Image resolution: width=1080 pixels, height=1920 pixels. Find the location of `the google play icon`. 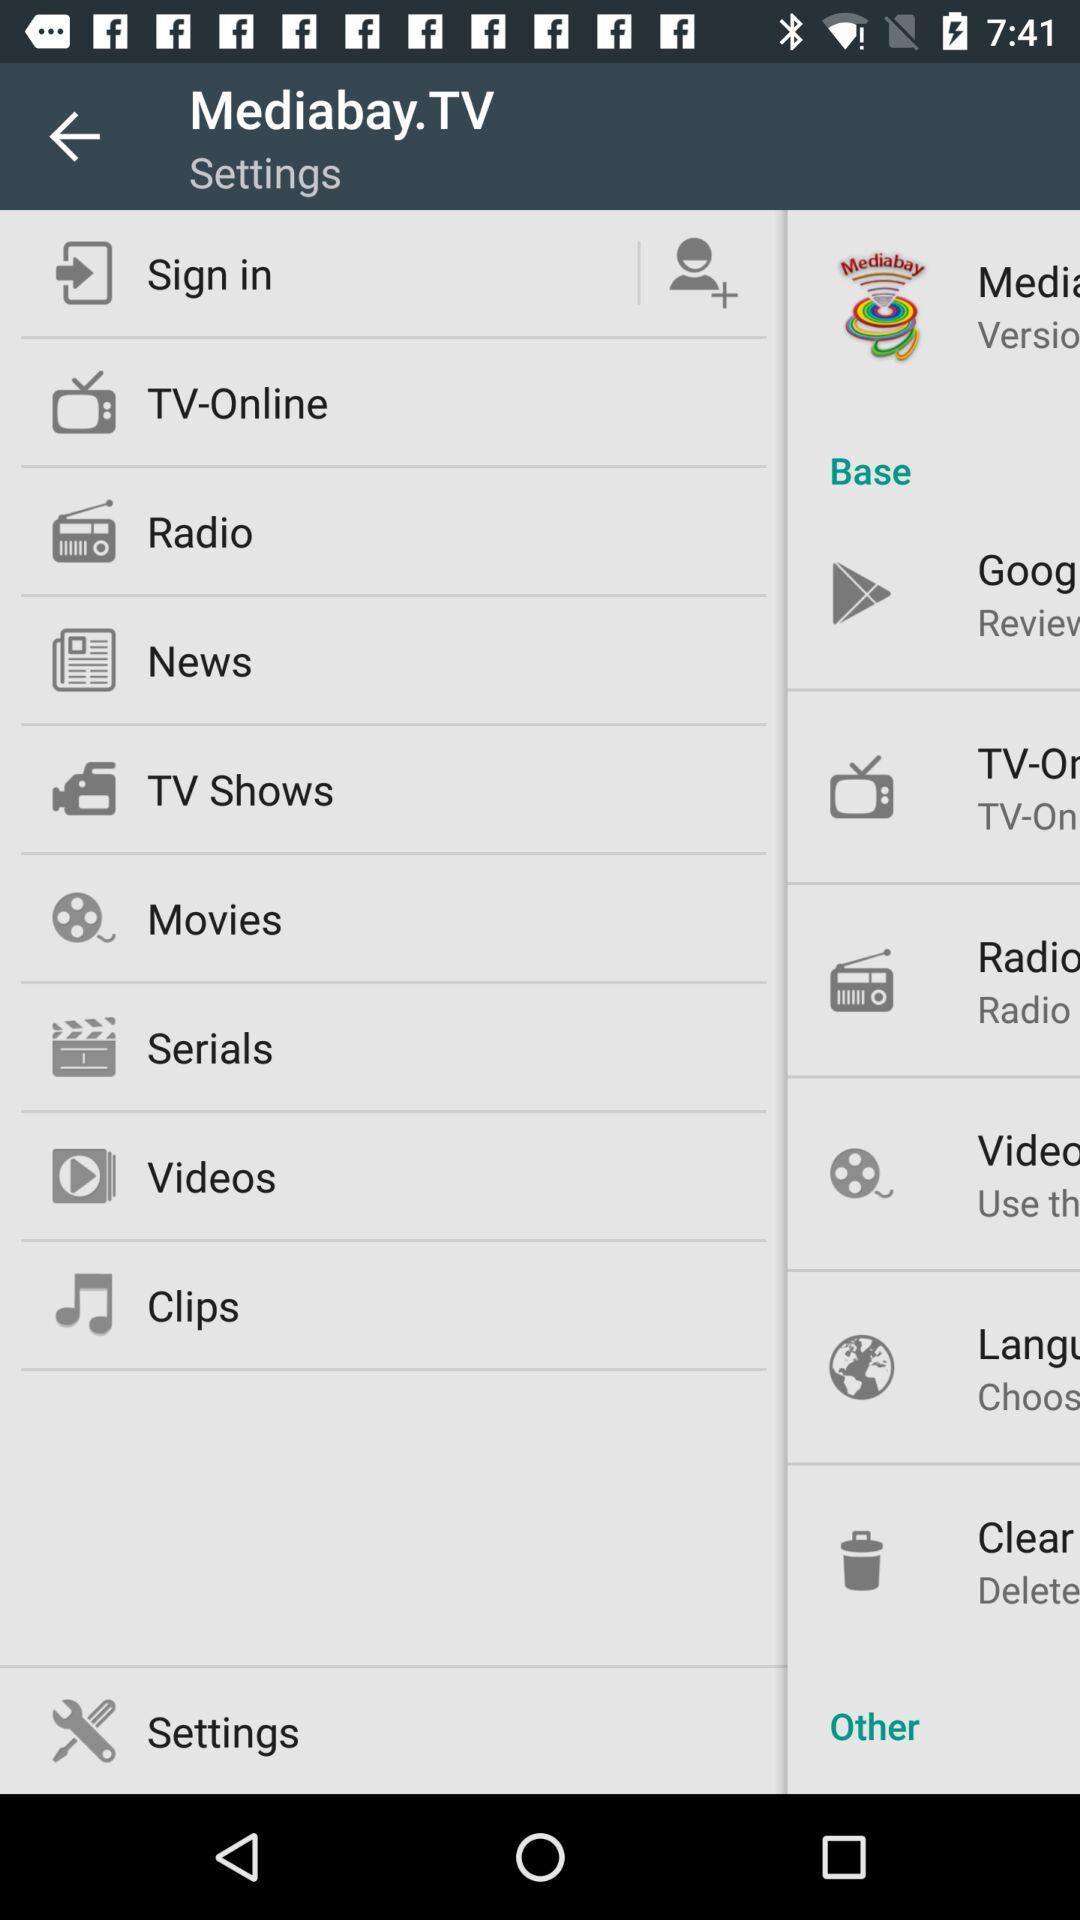

the google play icon is located at coordinates (1028, 567).